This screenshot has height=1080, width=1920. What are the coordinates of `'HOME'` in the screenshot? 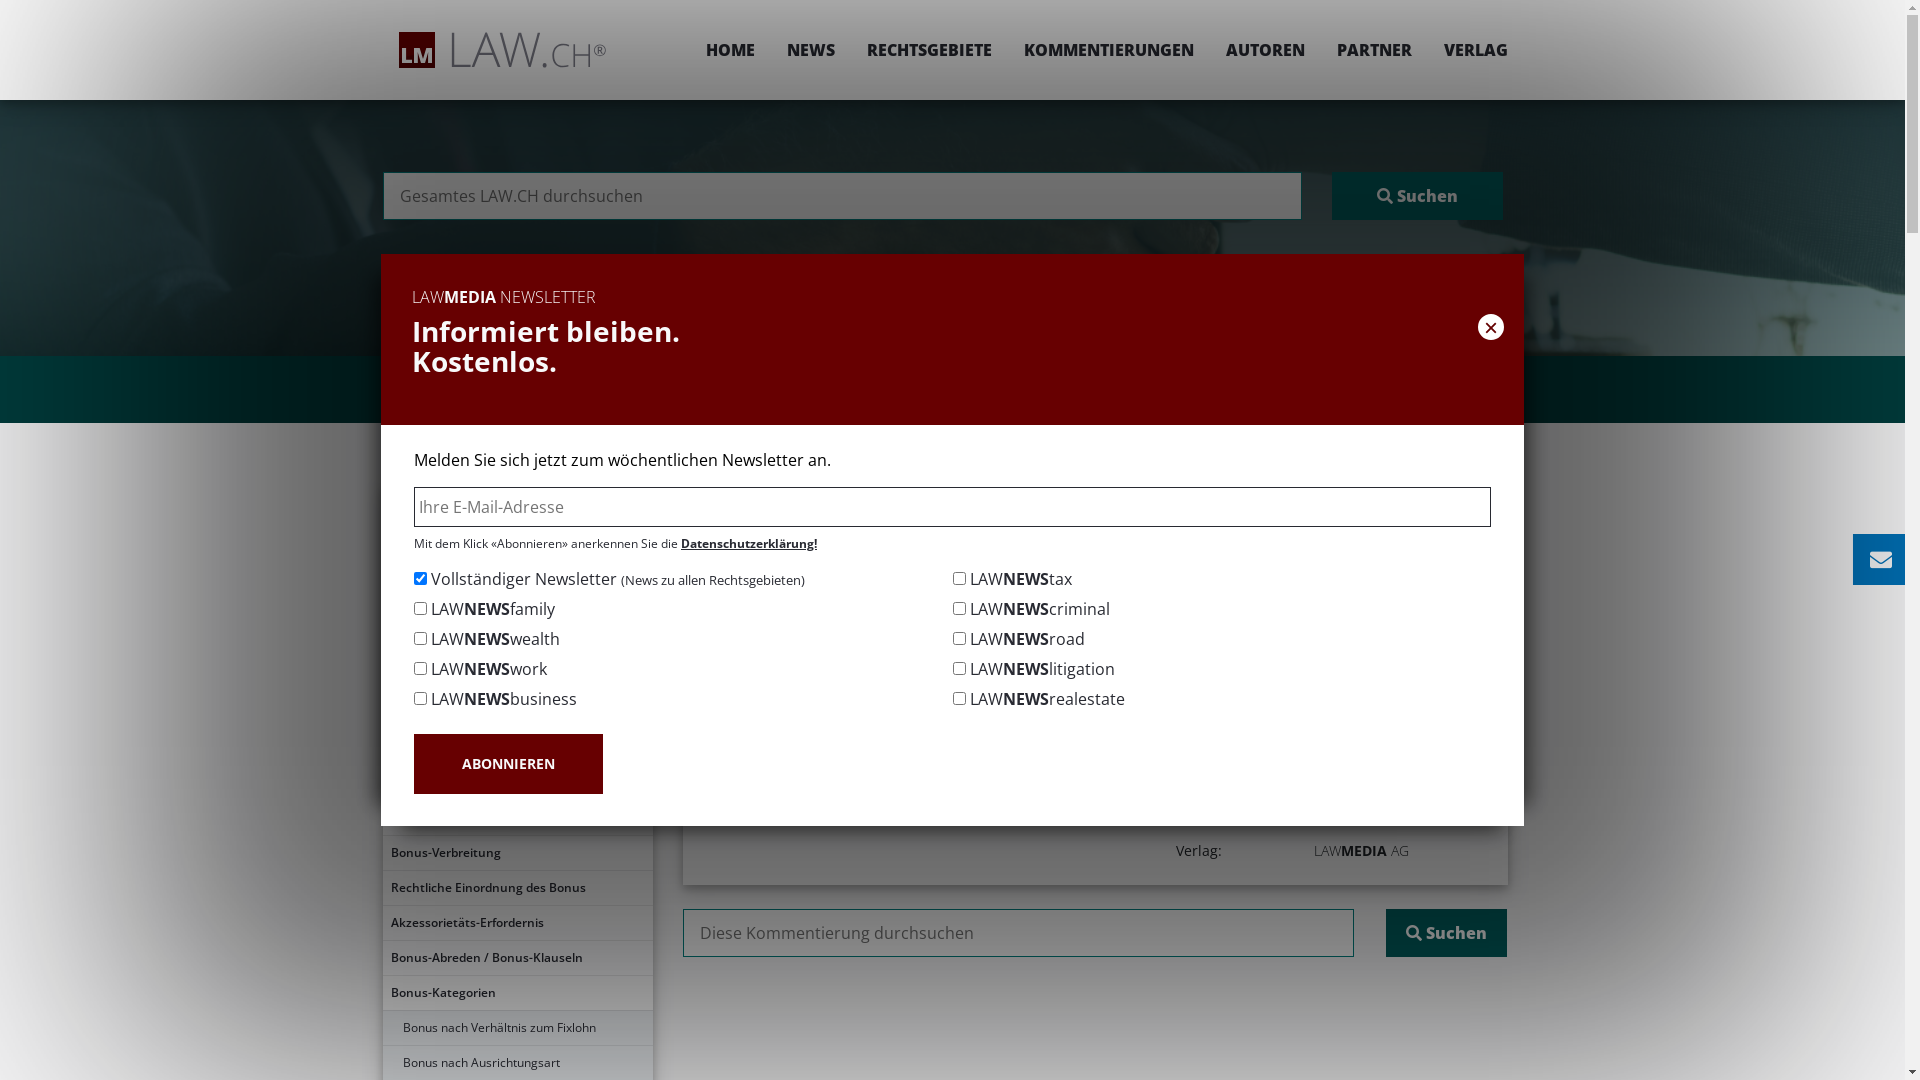 It's located at (729, 49).